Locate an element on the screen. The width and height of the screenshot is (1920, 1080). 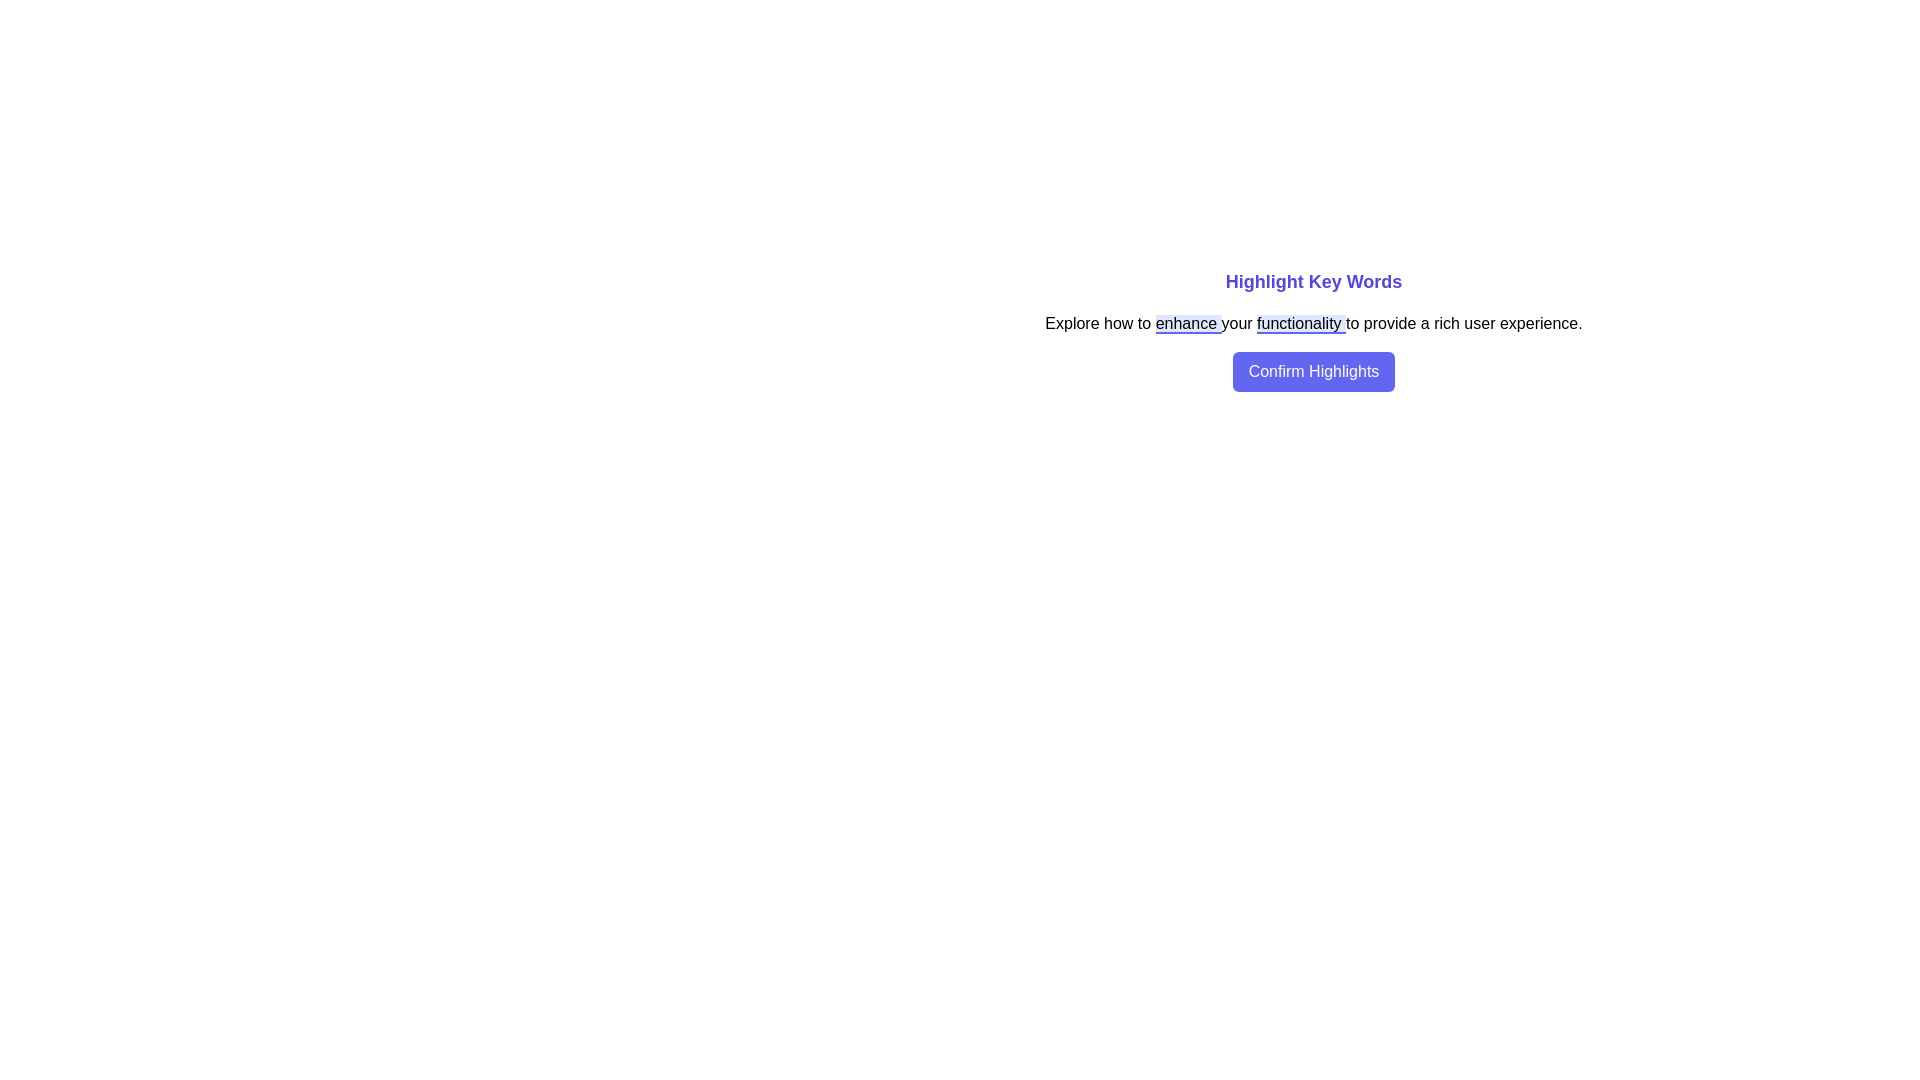
the 'Confirm Highlights' button, which is a rectangular button with rounded corners and an indigo background, positioned below the heading 'Highlight Key Words' is located at coordinates (1314, 371).